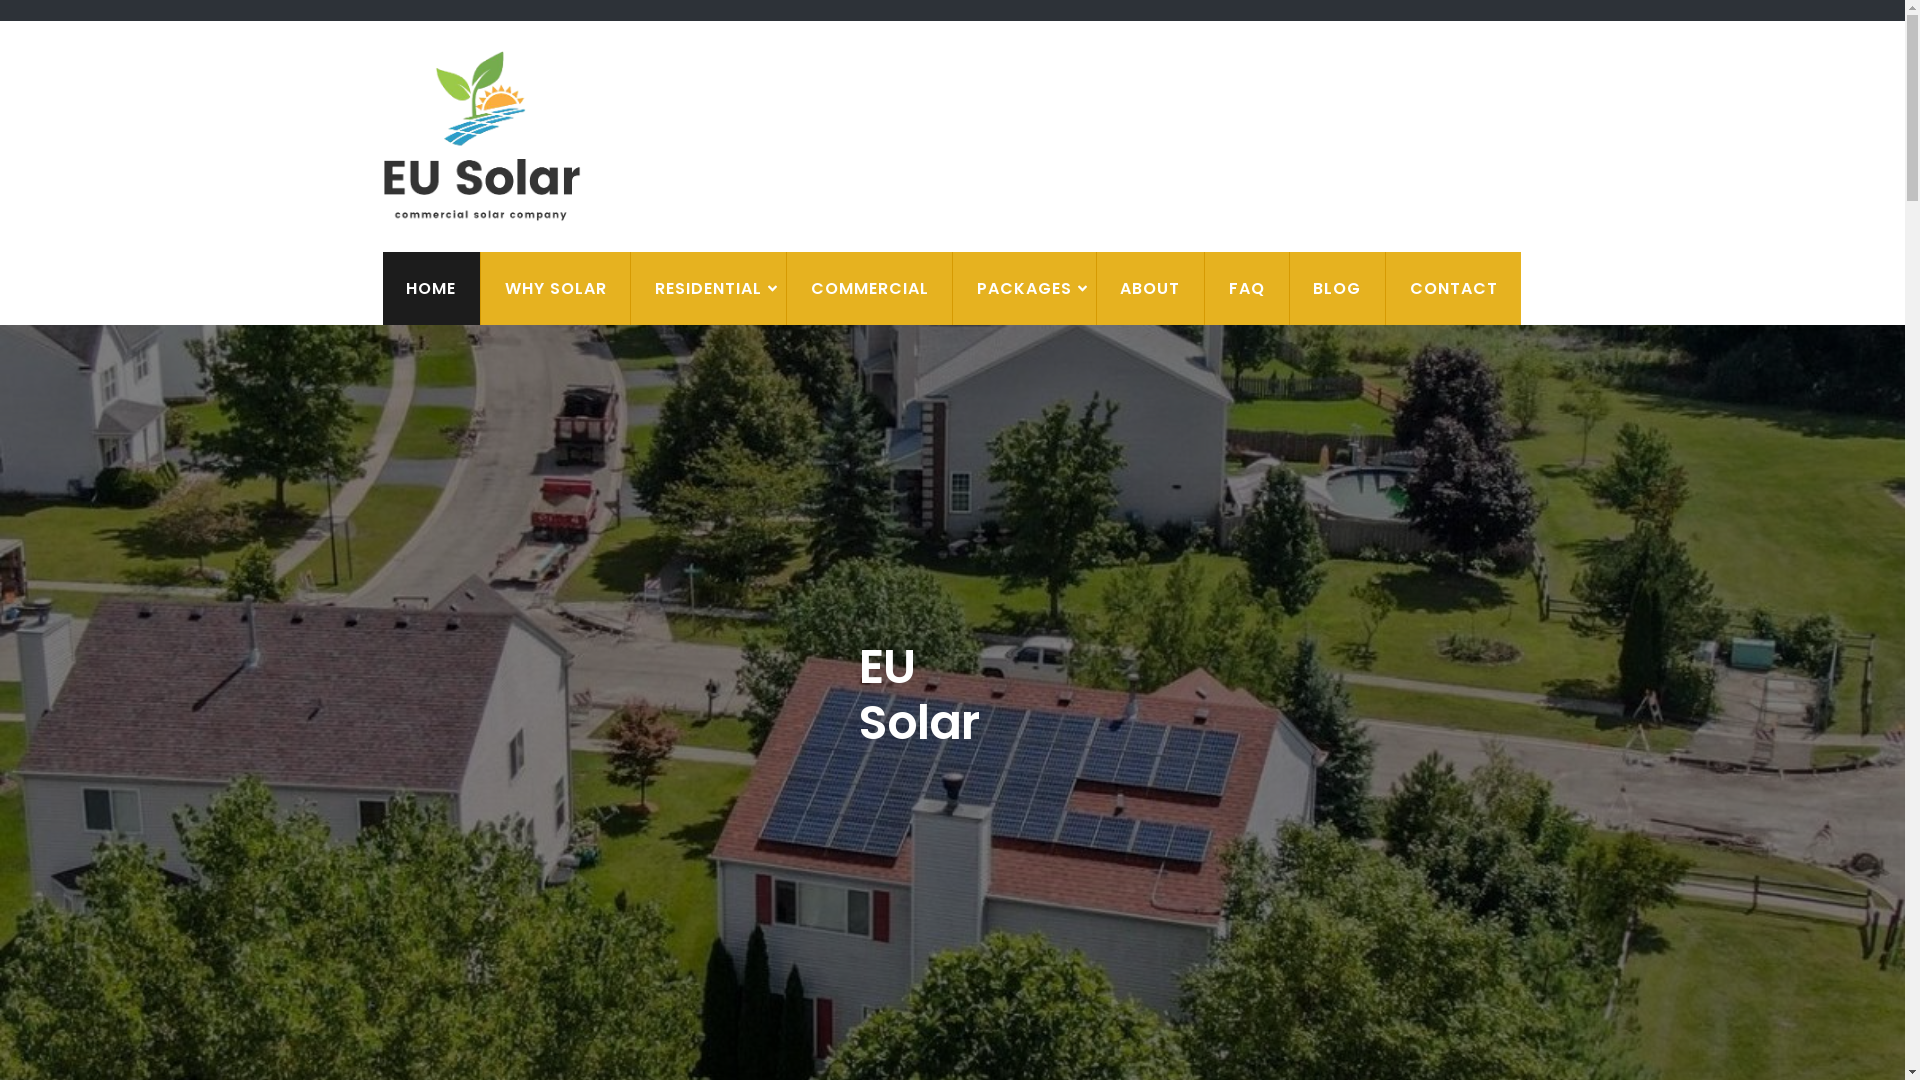 This screenshot has width=1920, height=1080. I want to click on 'FAQ', so click(1245, 288).